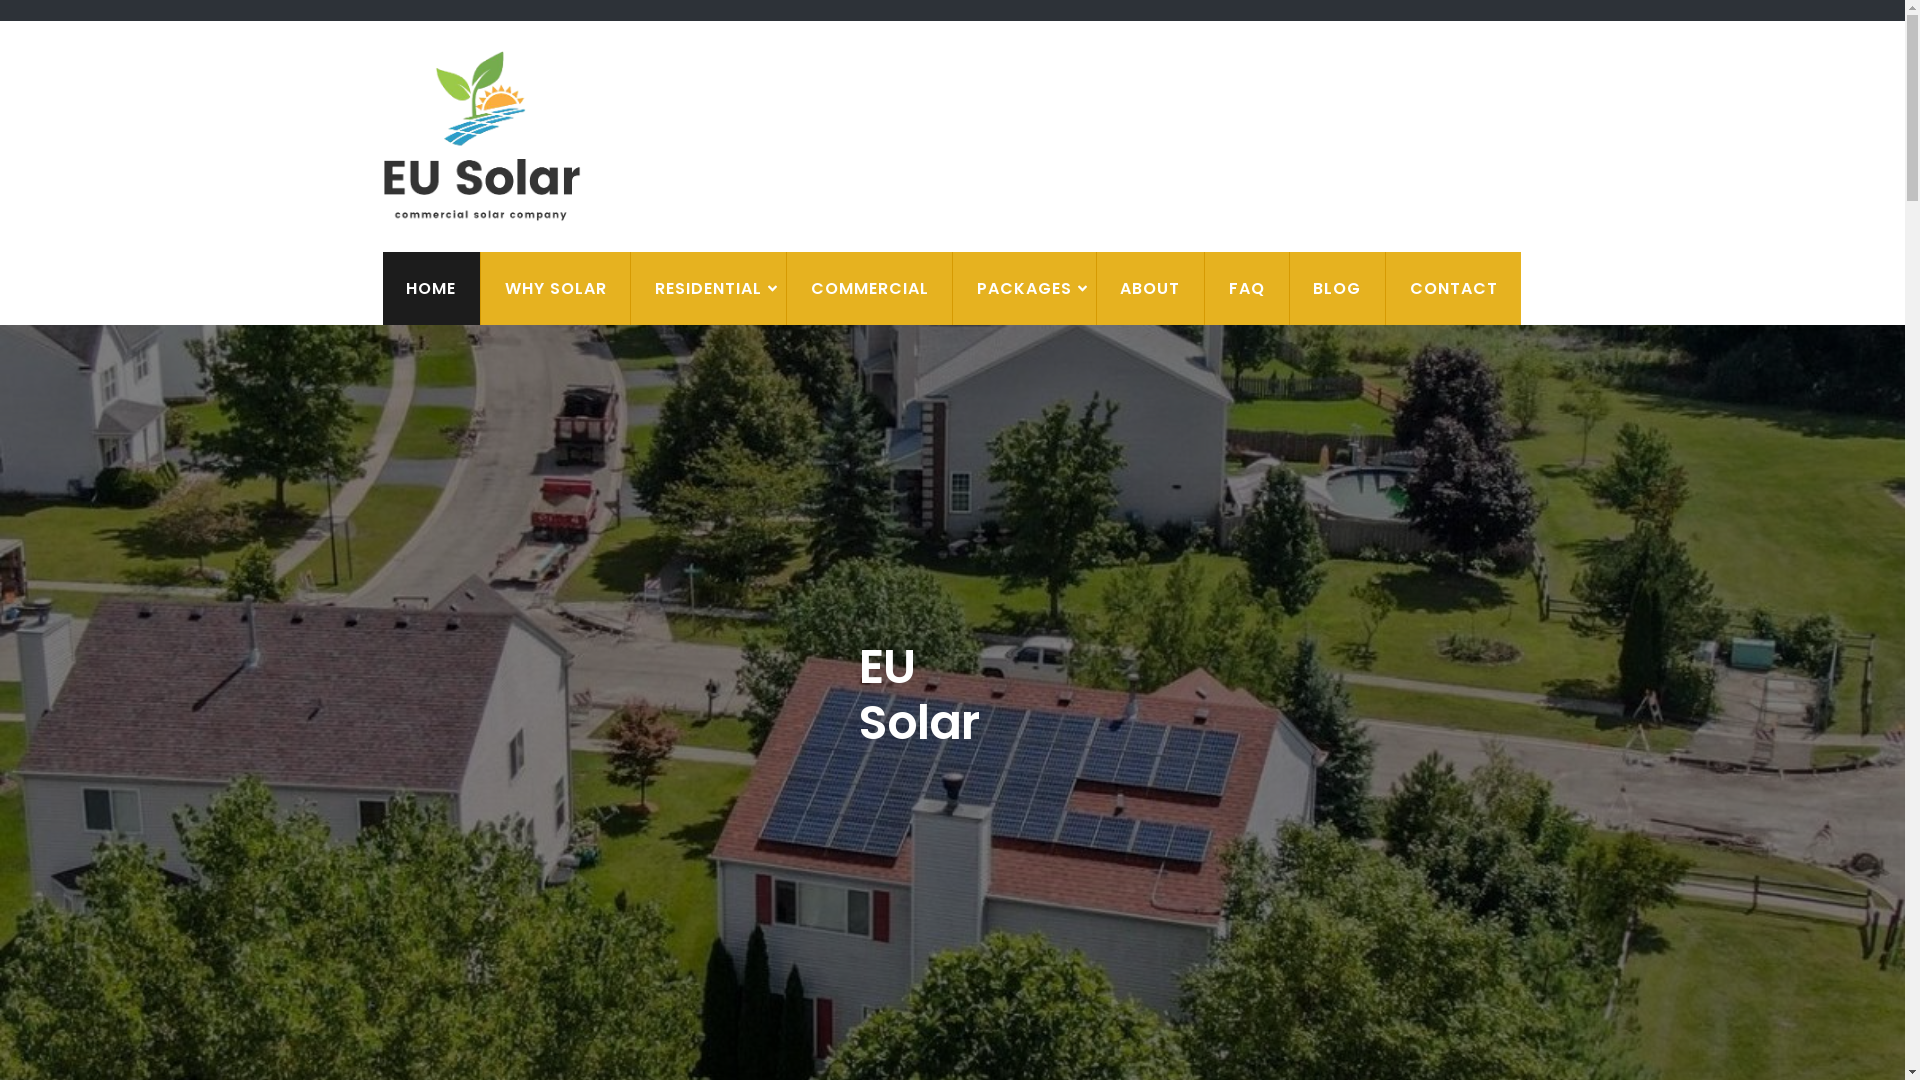 This screenshot has width=1920, height=1080. I want to click on 'FAQ', so click(1245, 288).